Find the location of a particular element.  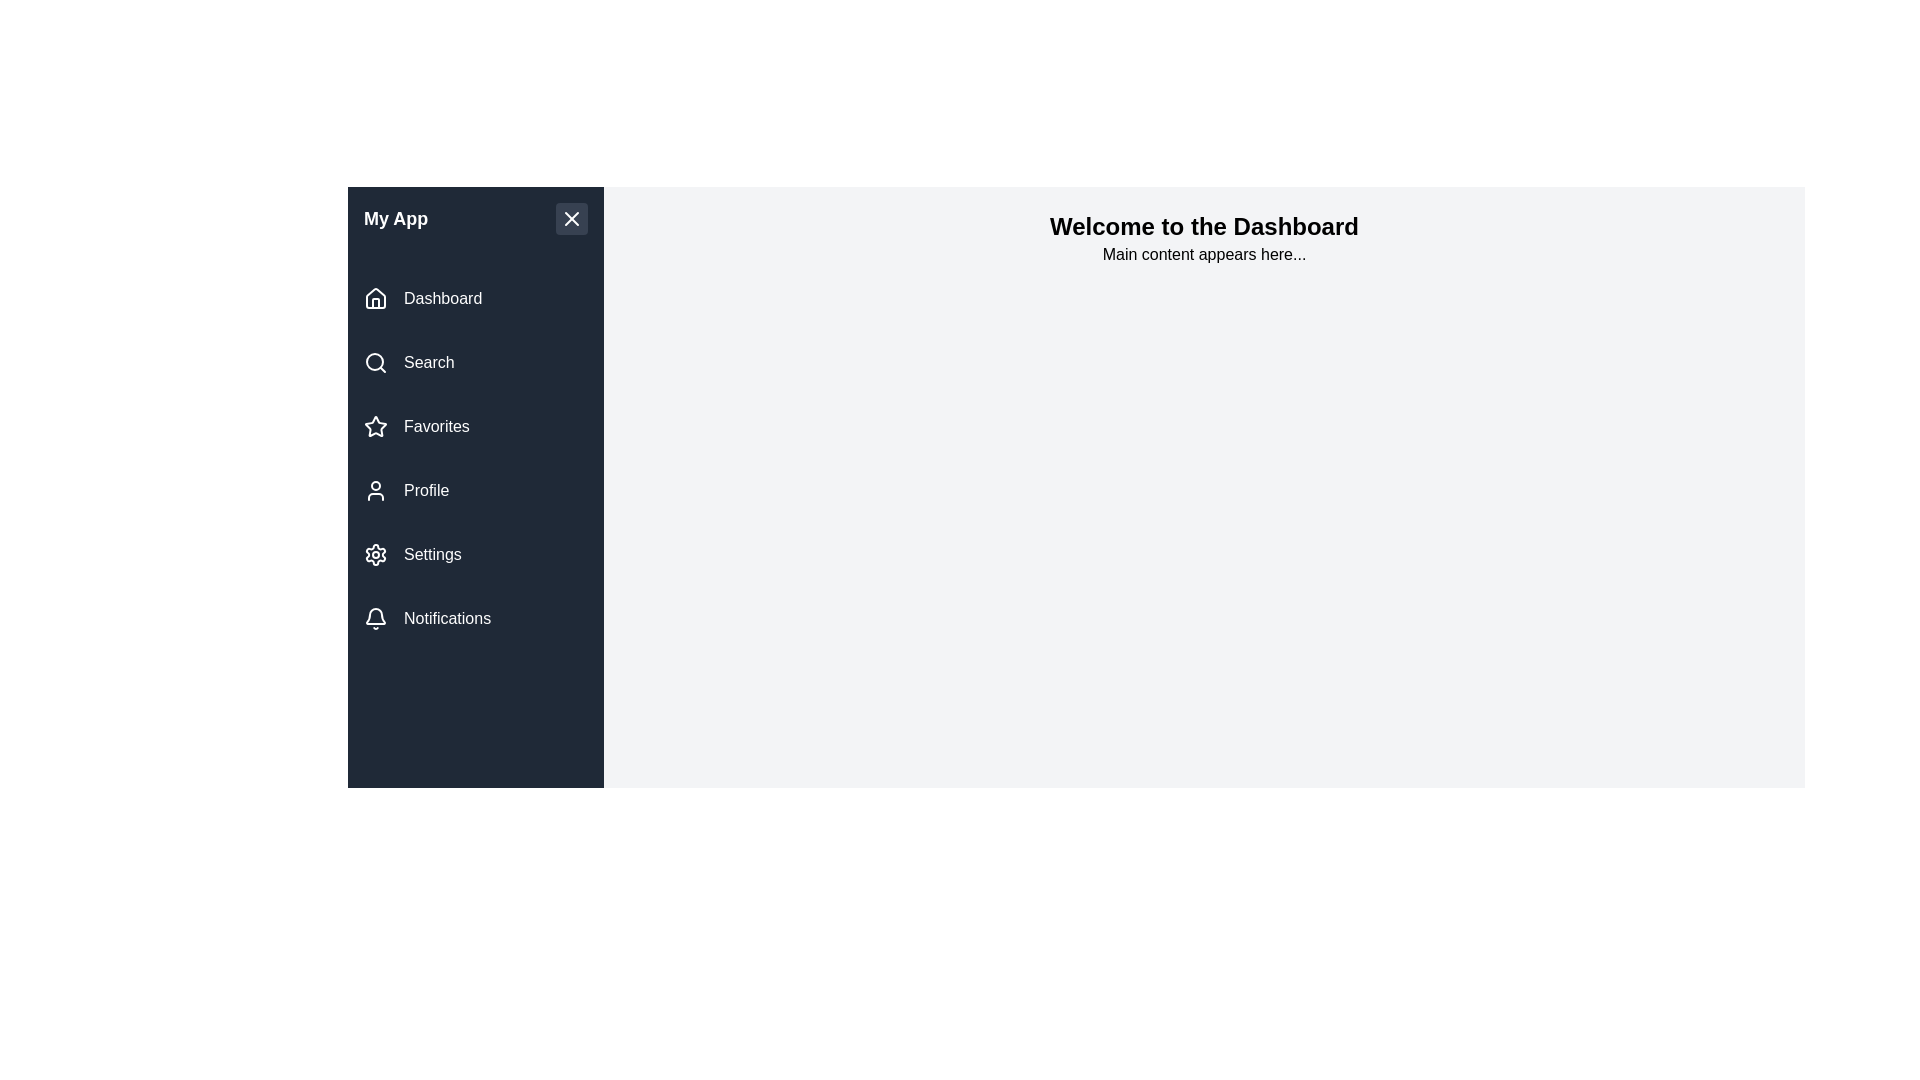

the navigation item Notifications from the drawer is located at coordinates (474, 617).